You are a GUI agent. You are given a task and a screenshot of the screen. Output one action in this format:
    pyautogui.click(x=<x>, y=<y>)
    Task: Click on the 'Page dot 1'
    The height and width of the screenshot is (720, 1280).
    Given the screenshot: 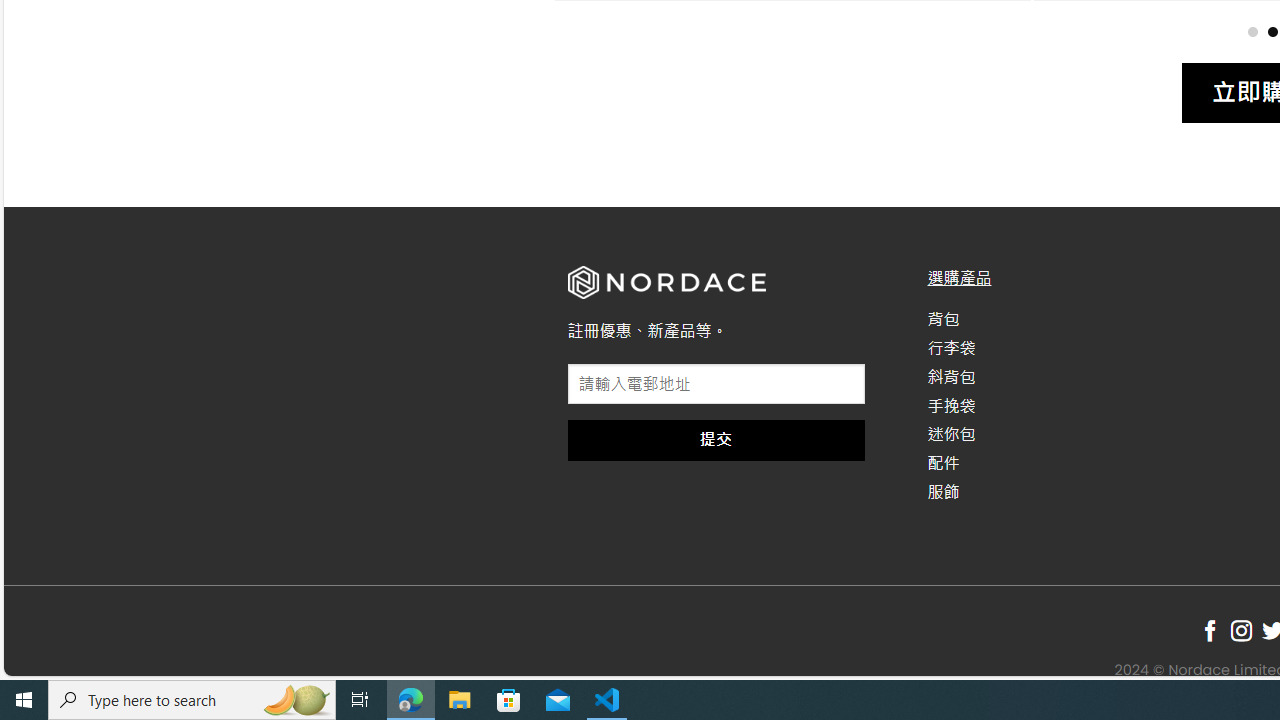 What is the action you would take?
    pyautogui.click(x=1251, y=31)
    